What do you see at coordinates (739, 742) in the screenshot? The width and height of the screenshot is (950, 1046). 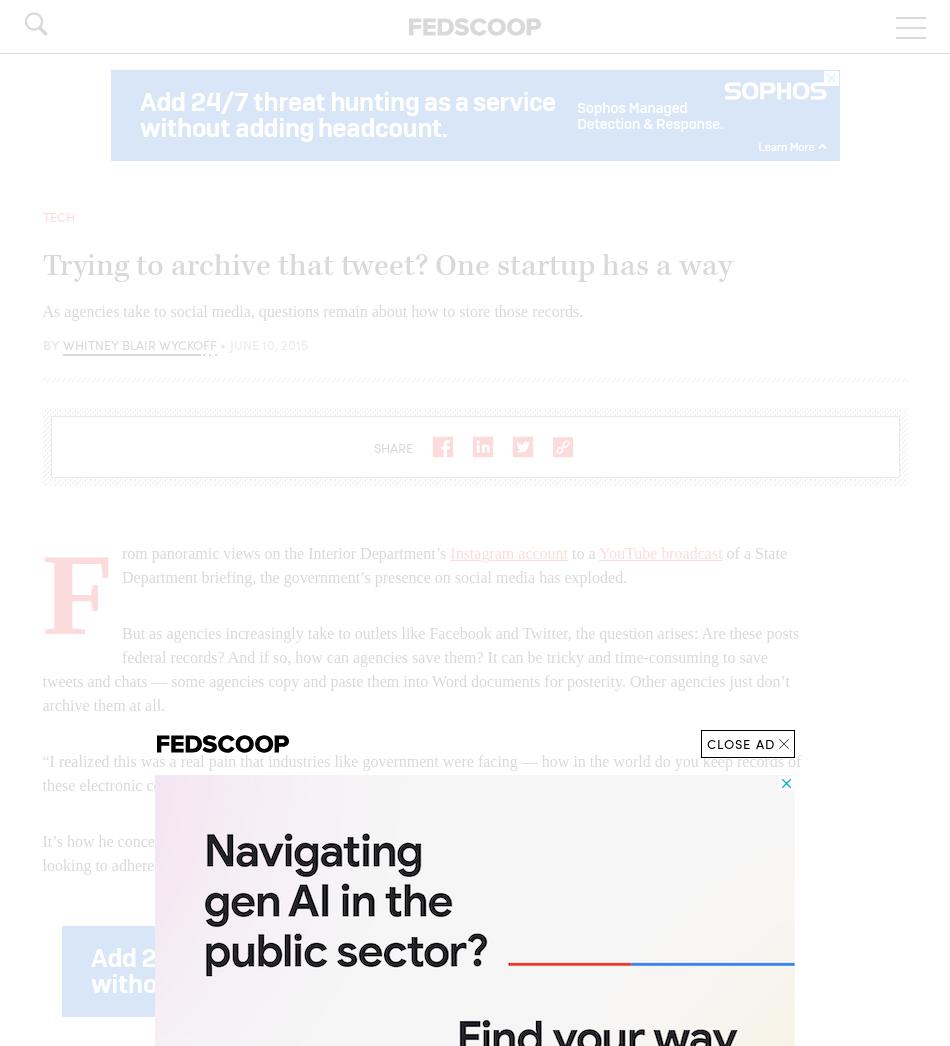 I see `'Close Ad'` at bounding box center [739, 742].